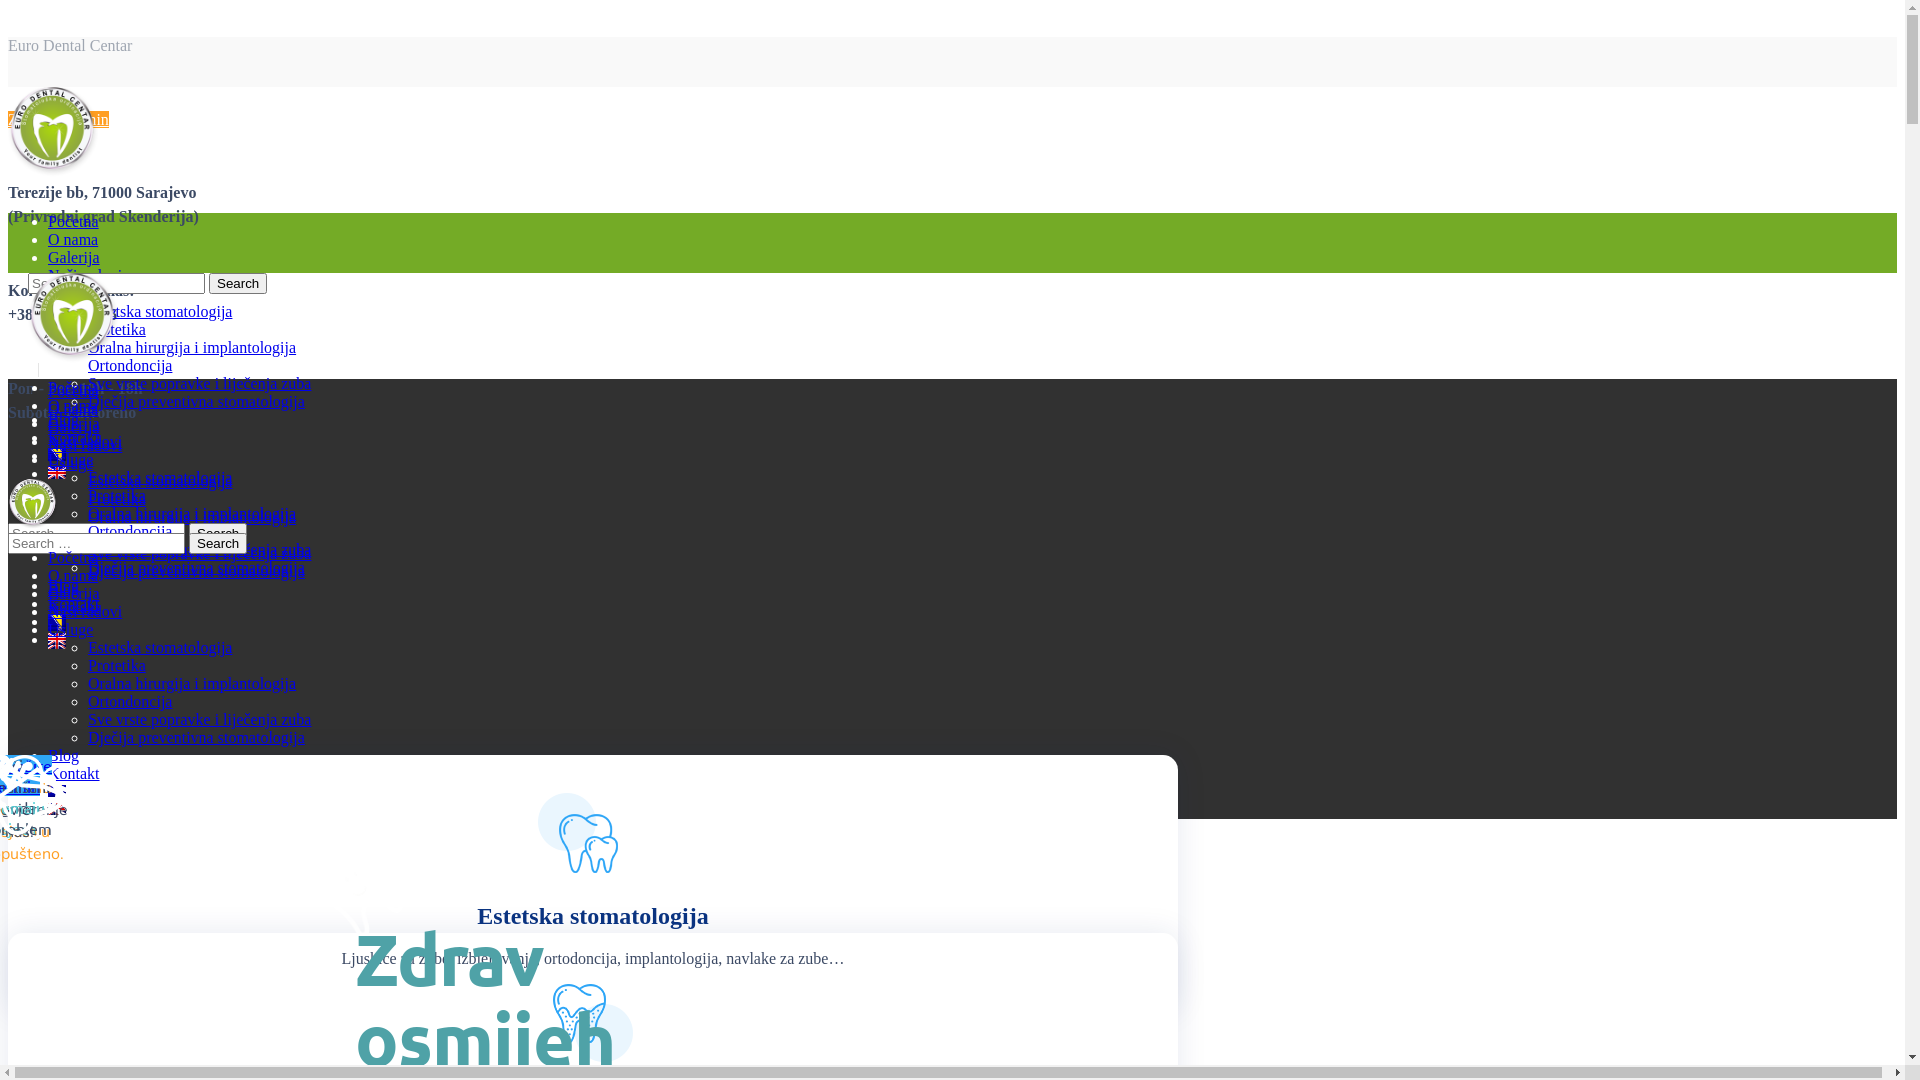 This screenshot has height=1080, width=1920. I want to click on 'Search', so click(217, 543).